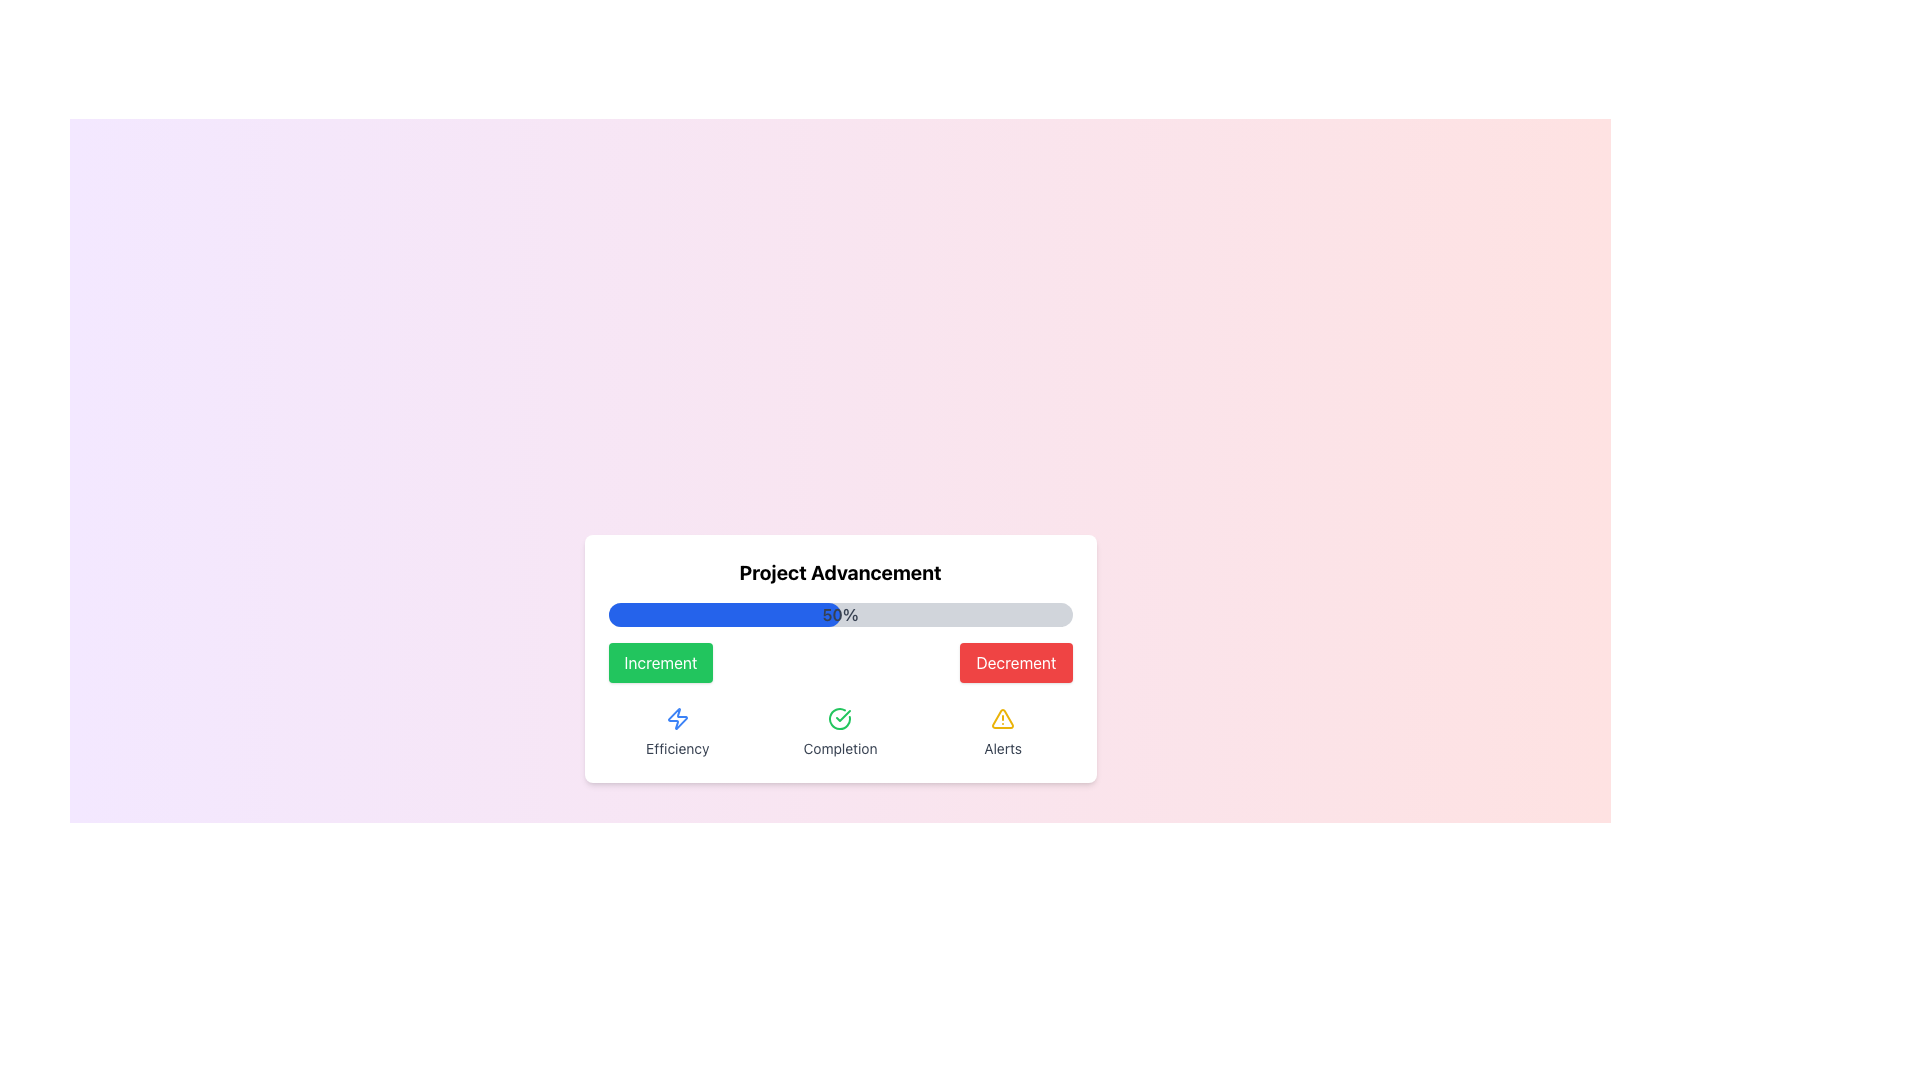  What do you see at coordinates (840, 732) in the screenshot?
I see `the attributes displayed in the grid section of the 'Project Advancement' card, which includes columns labeled 'Efficiency', 'Completion', and 'Alerts' with corresponding icons` at bounding box center [840, 732].